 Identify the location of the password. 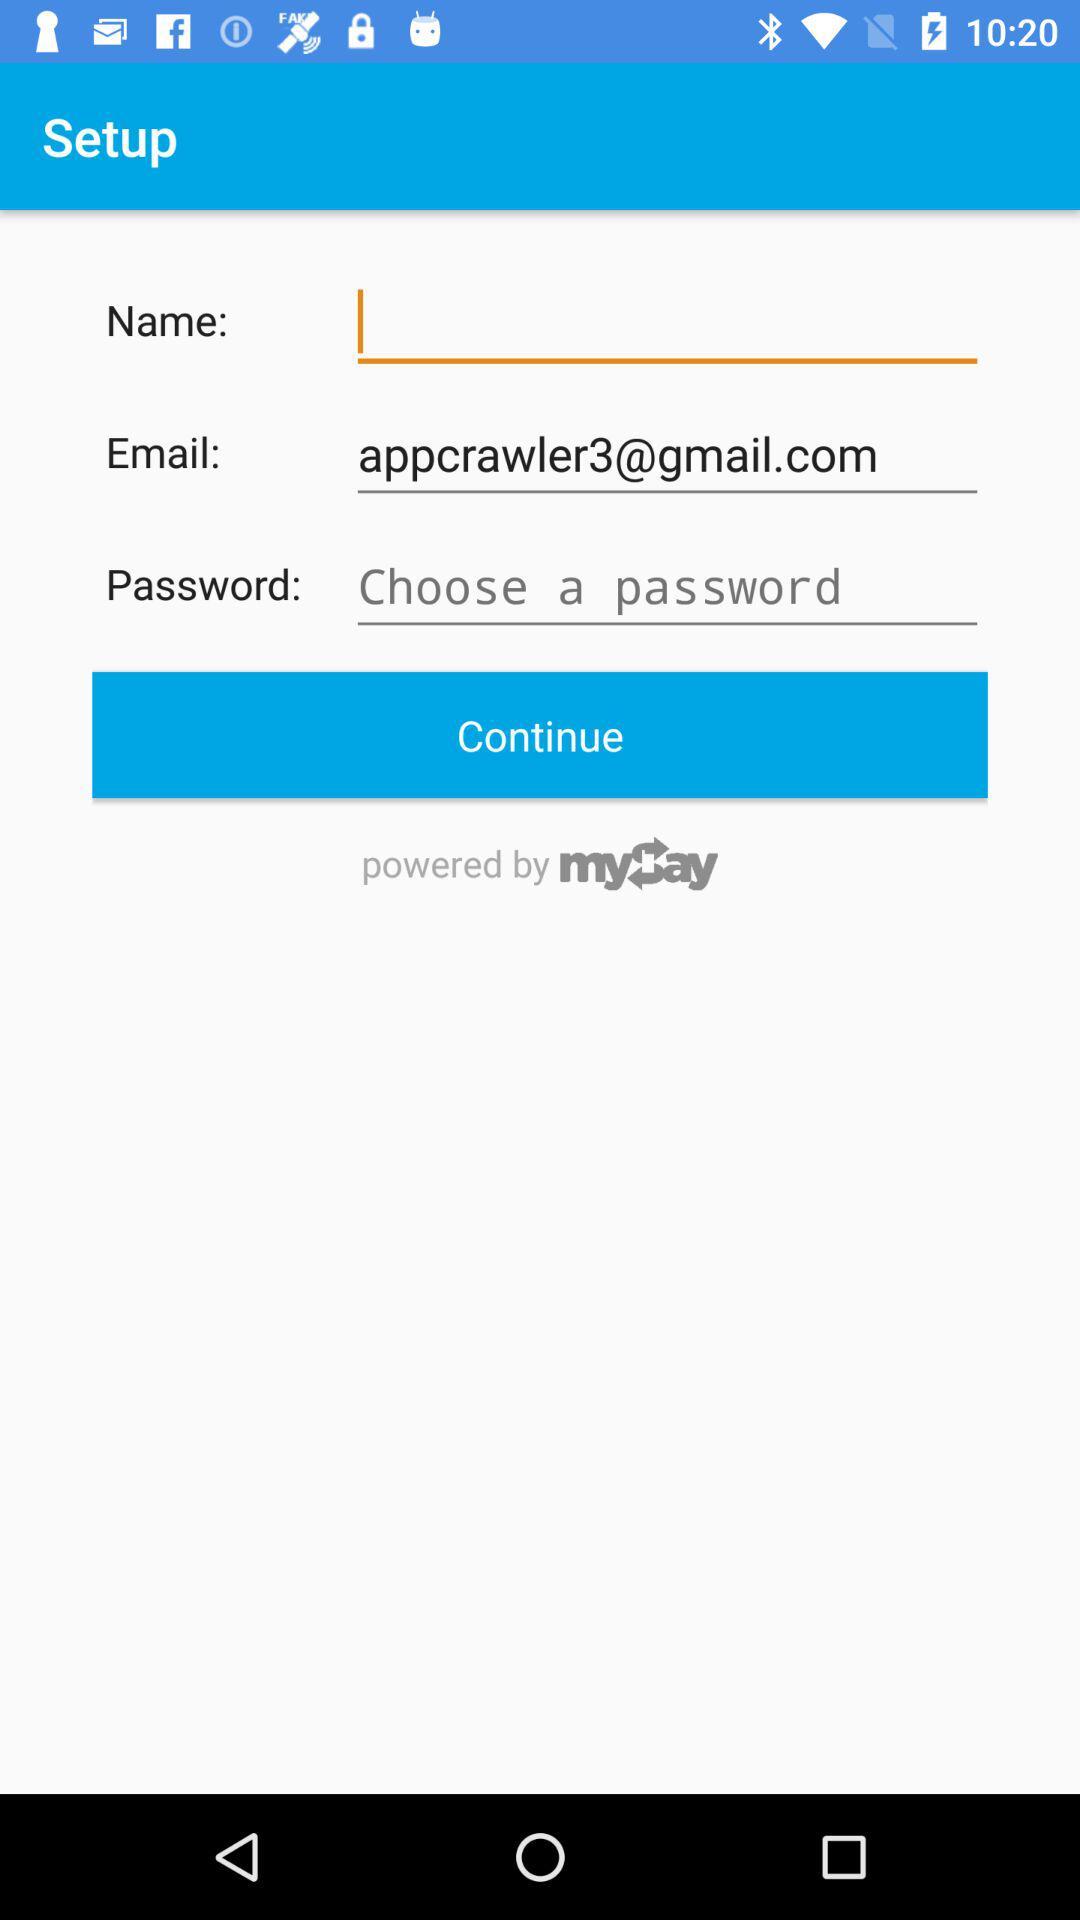
(667, 585).